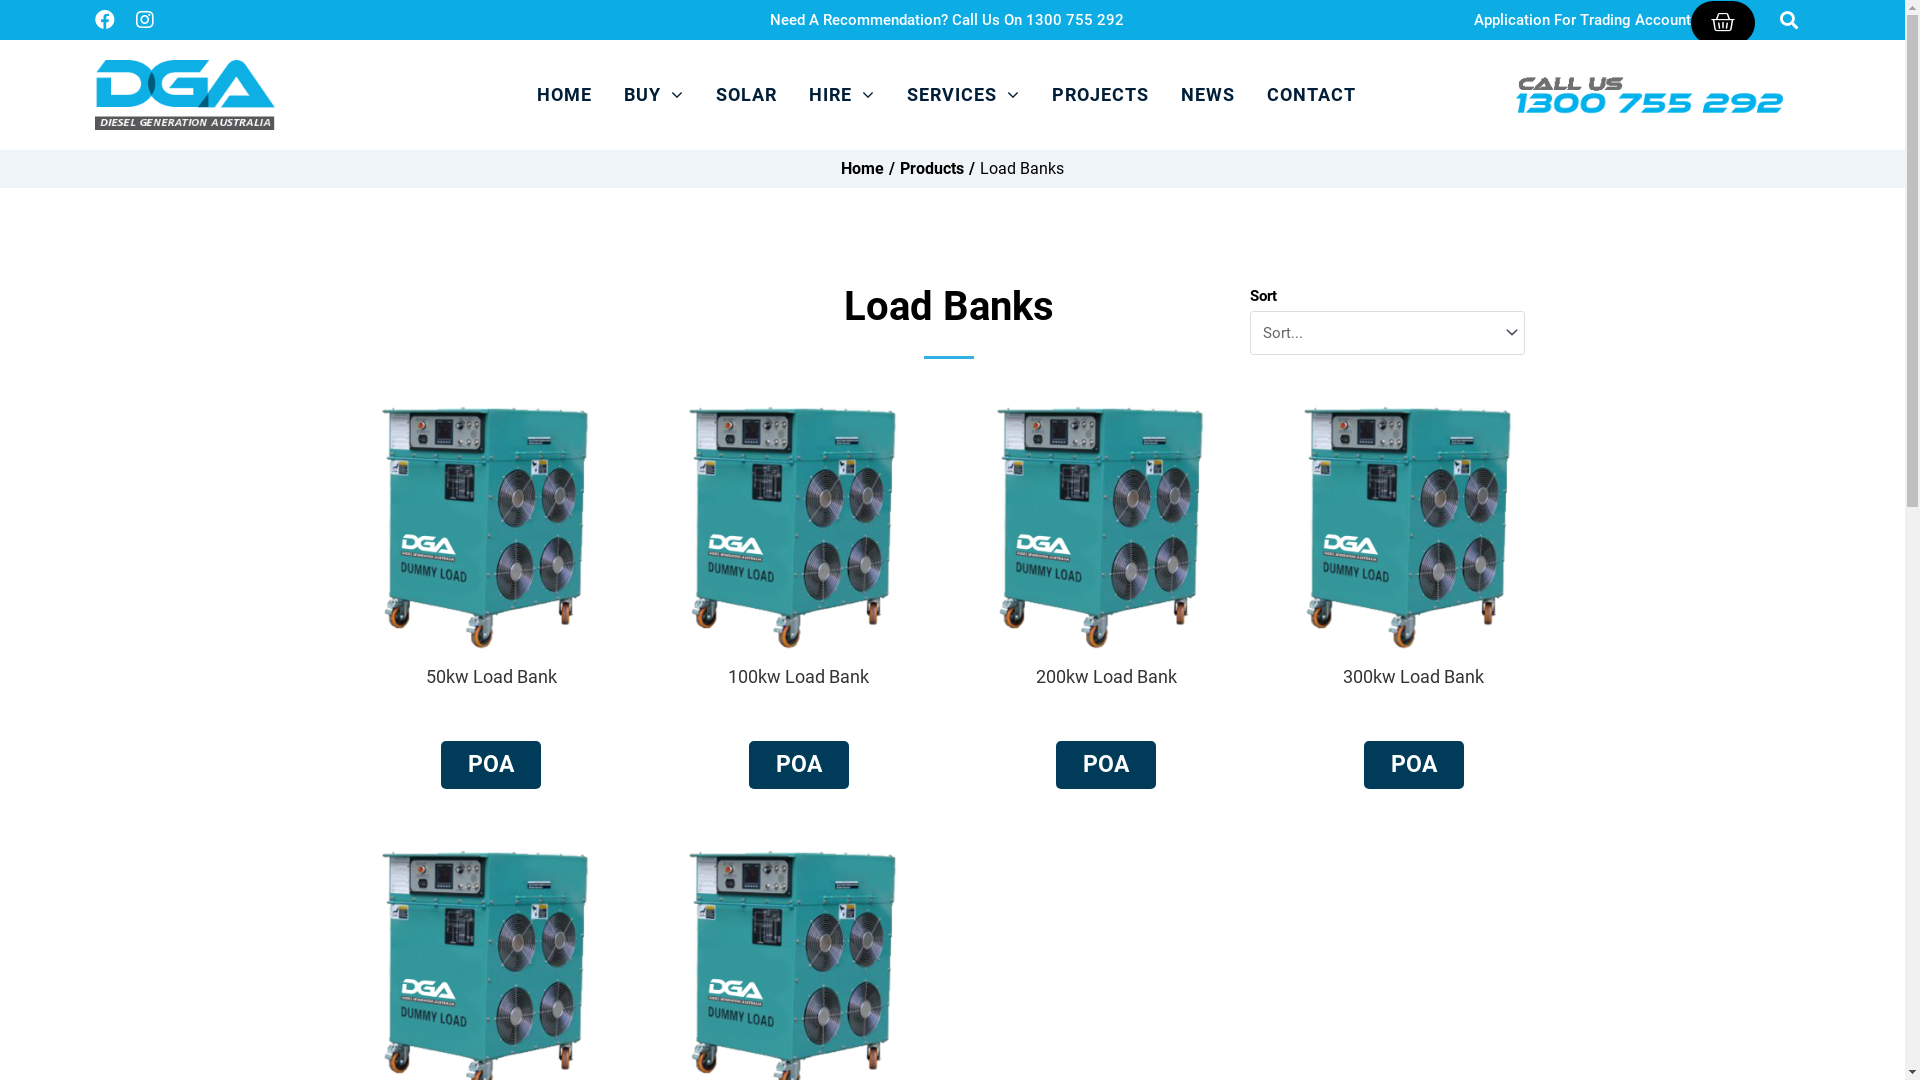 This screenshot has width=1920, height=1080. What do you see at coordinates (1473, 19) in the screenshot?
I see `'Application For Trading Account'` at bounding box center [1473, 19].